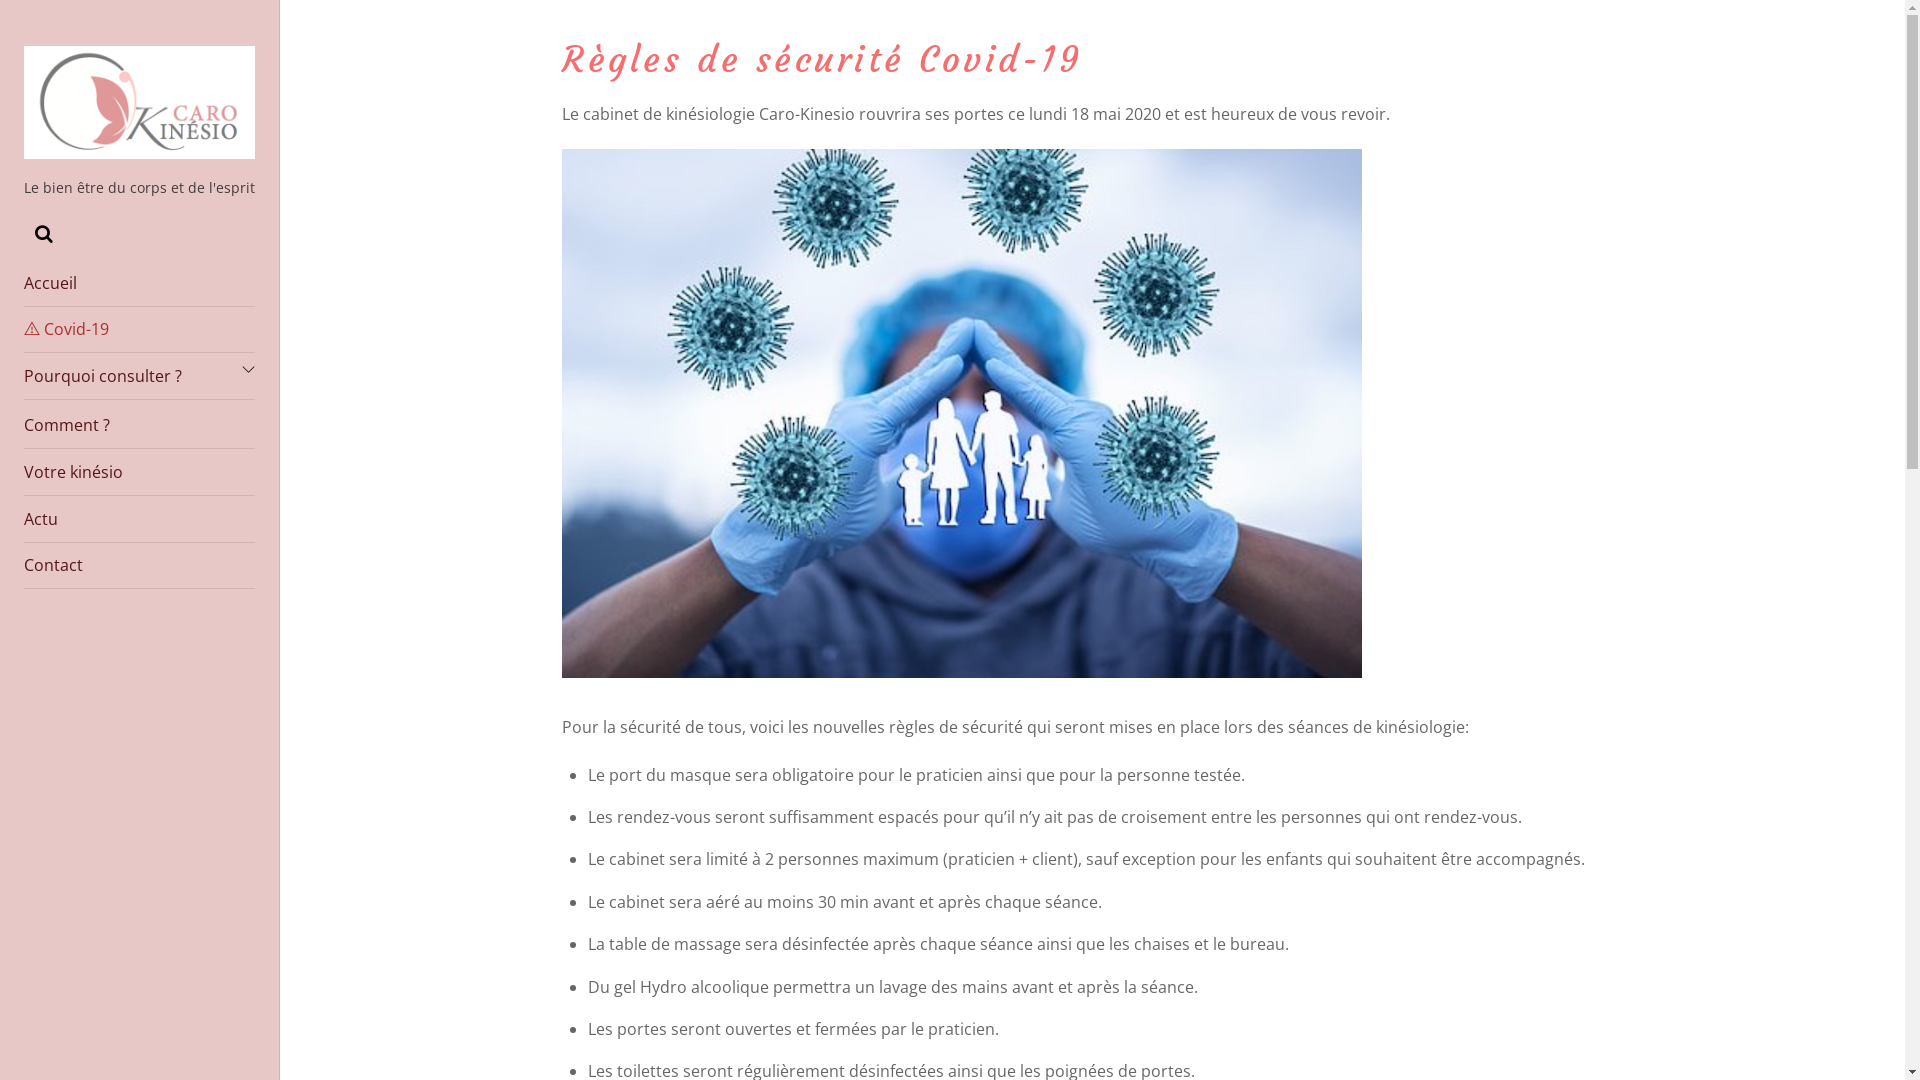 The image size is (1920, 1080). Describe the element at coordinates (24, 283) in the screenshot. I see `'Accueil'` at that location.